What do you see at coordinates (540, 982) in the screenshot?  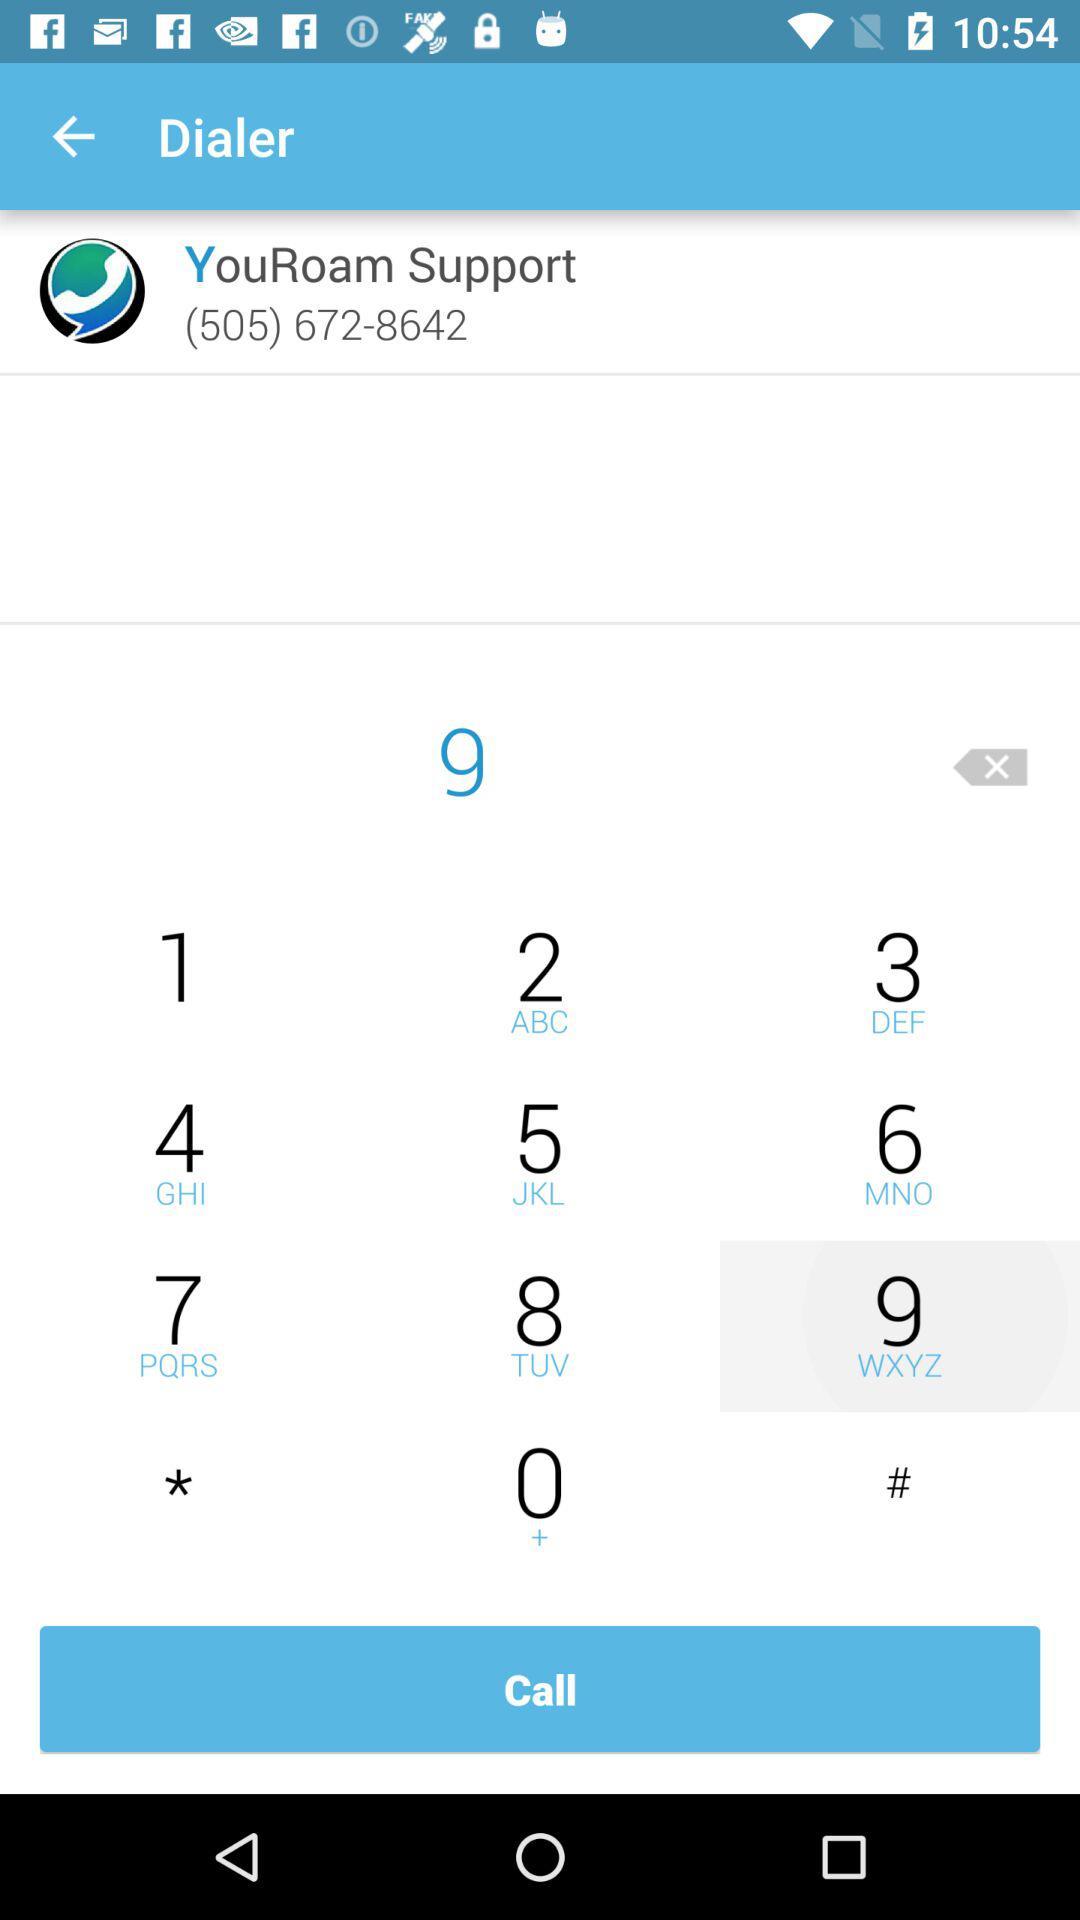 I see `dial 2` at bounding box center [540, 982].